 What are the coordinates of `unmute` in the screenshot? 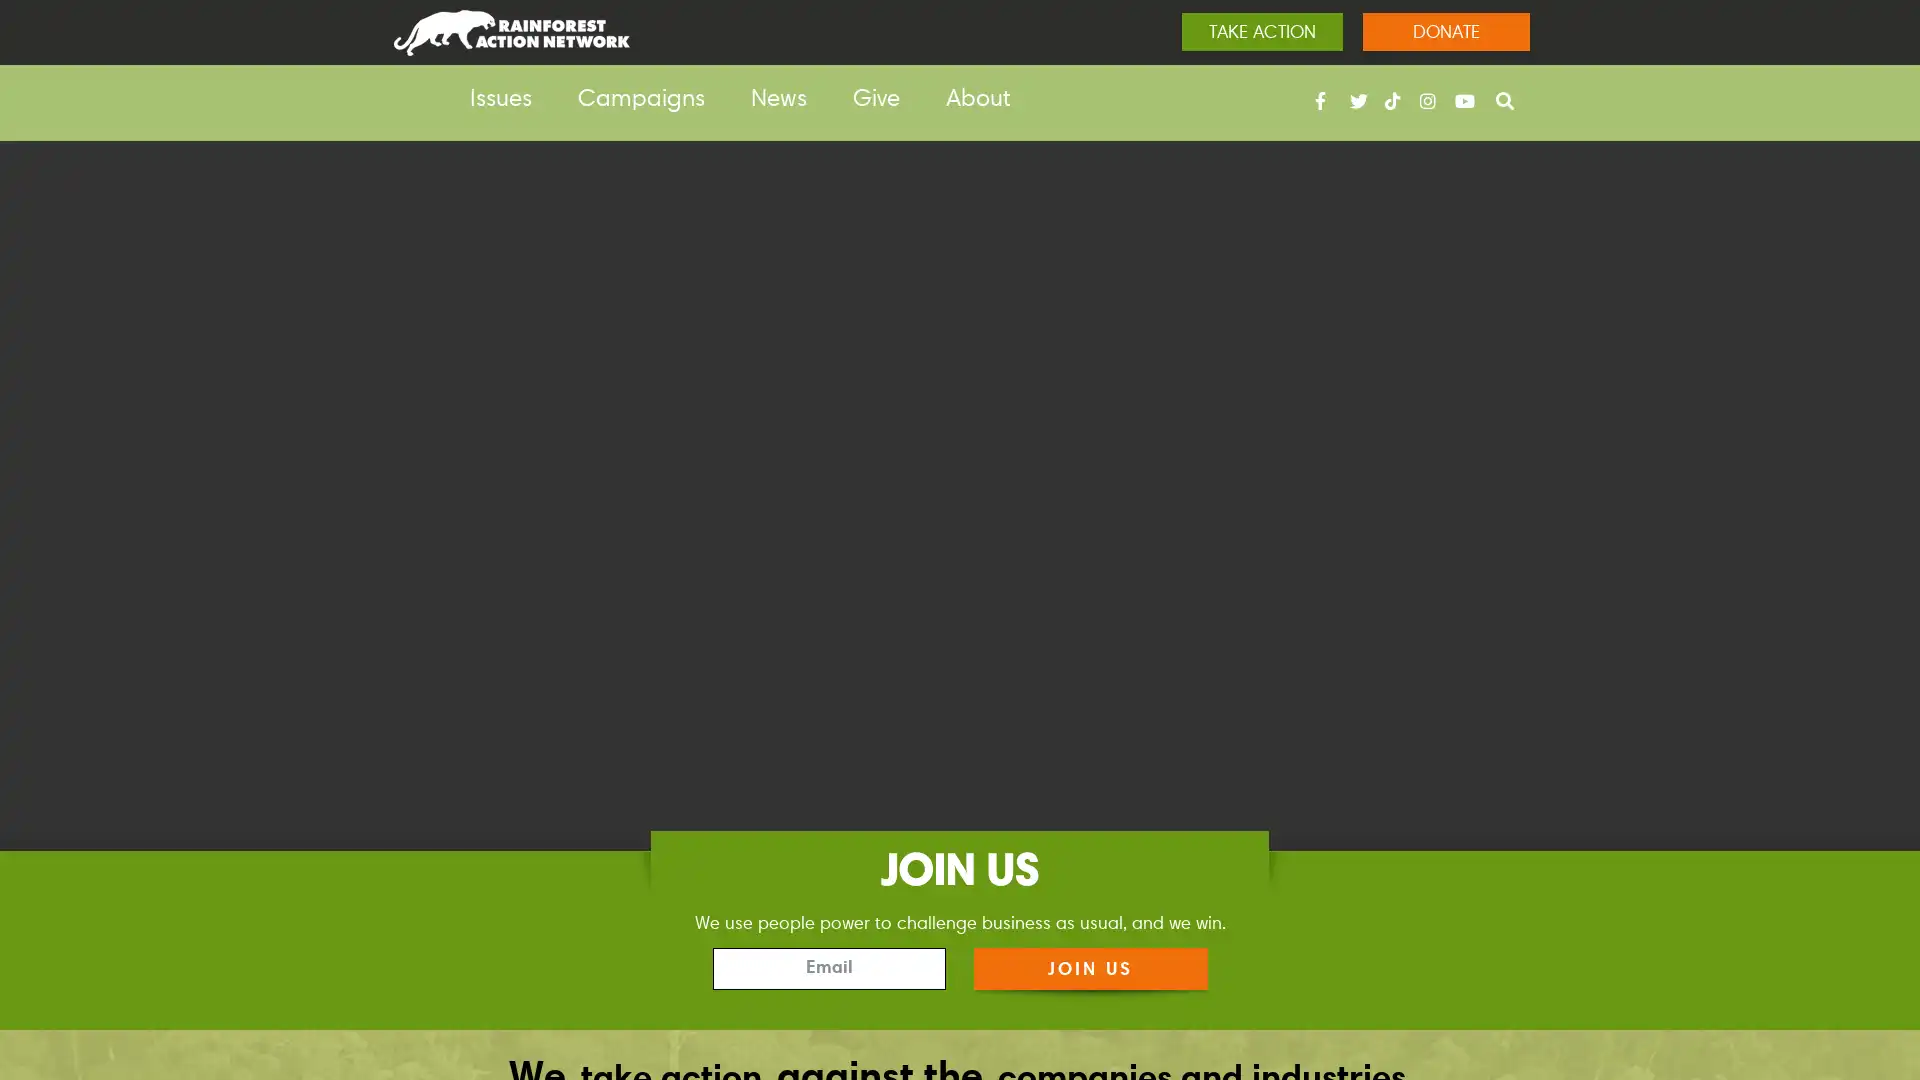 It's located at (1742, 974).